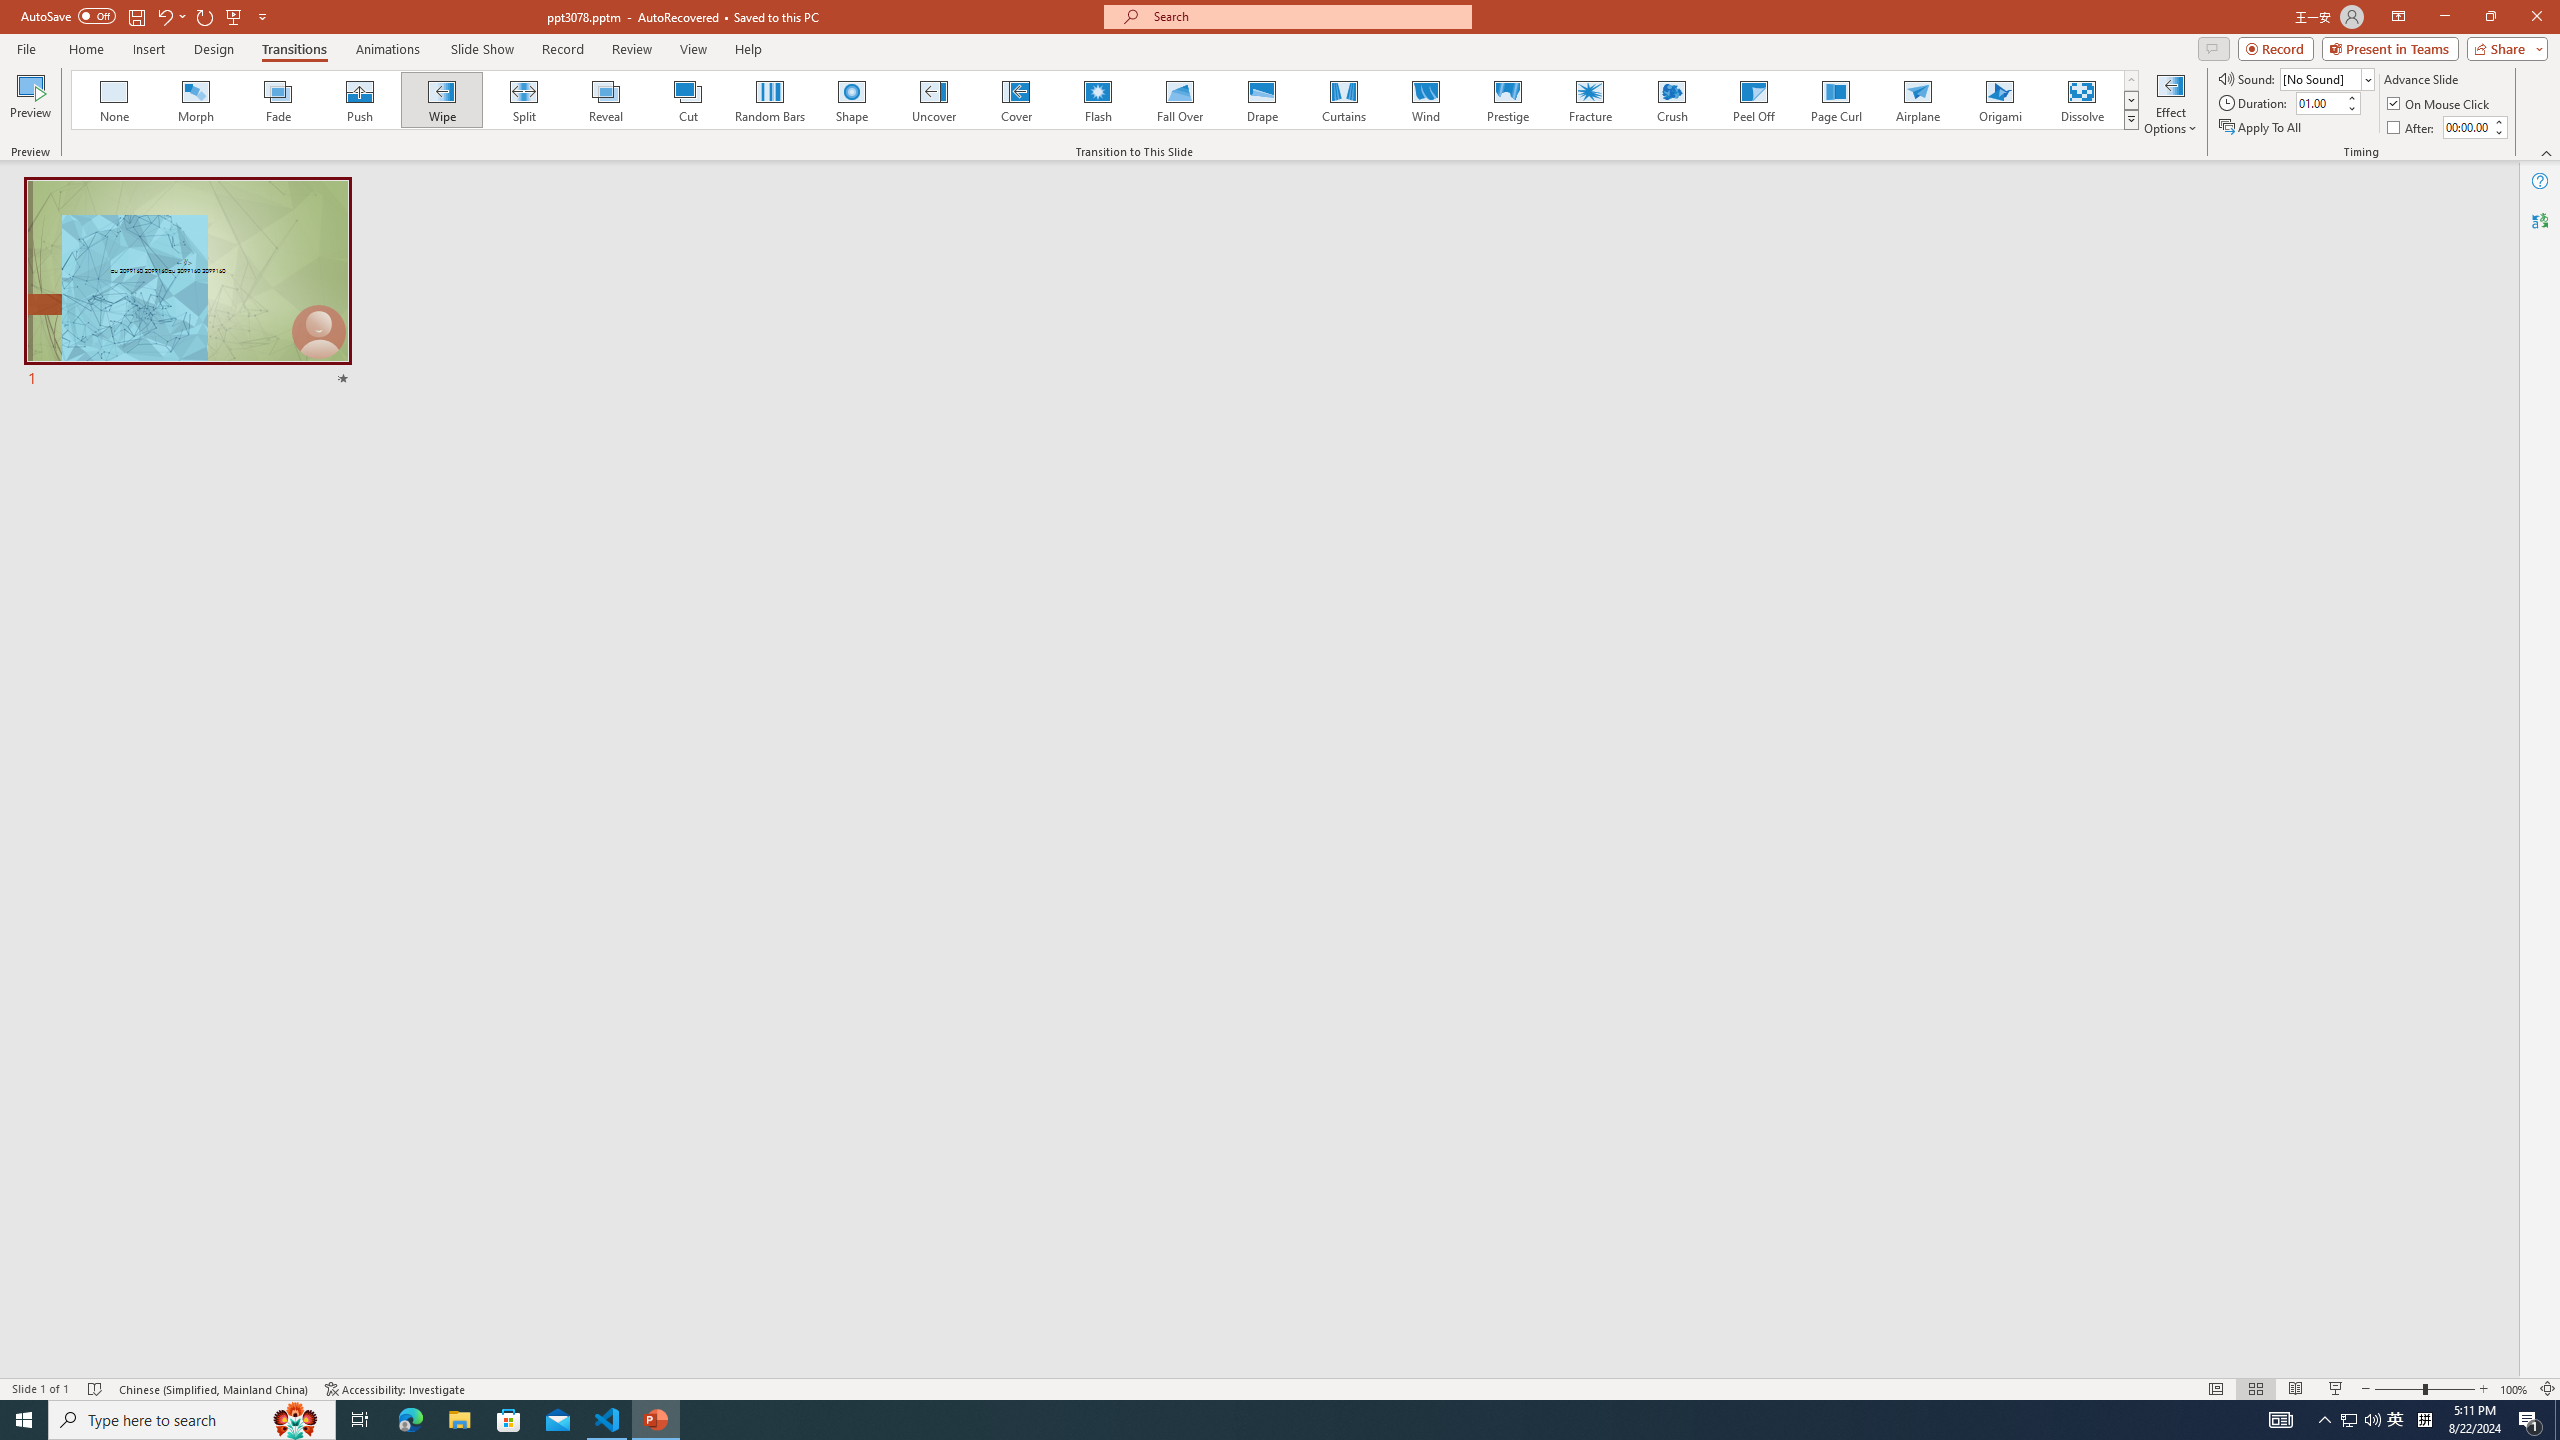 The width and height of the screenshot is (2560, 1440). Describe the element at coordinates (1916, 99) in the screenshot. I see `'Airplane'` at that location.